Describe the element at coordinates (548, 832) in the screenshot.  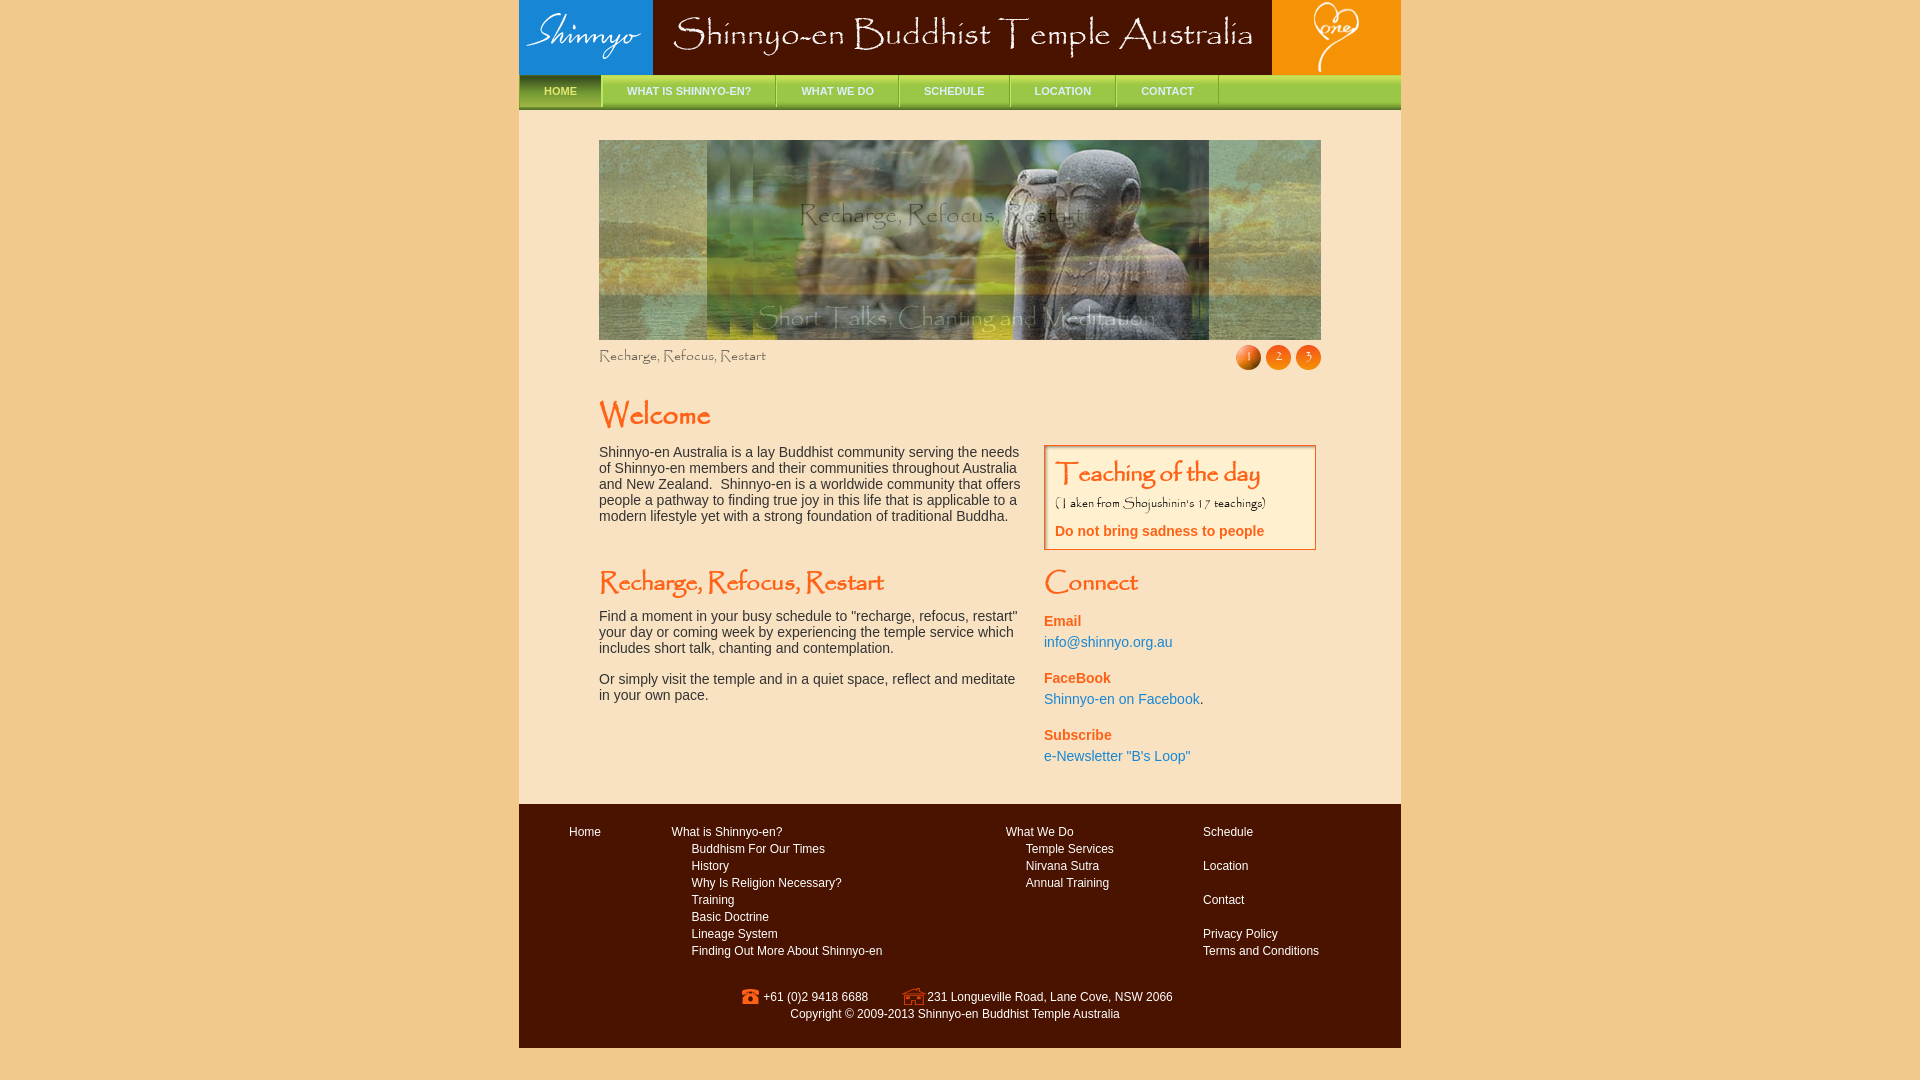
I see `'Home'` at that location.